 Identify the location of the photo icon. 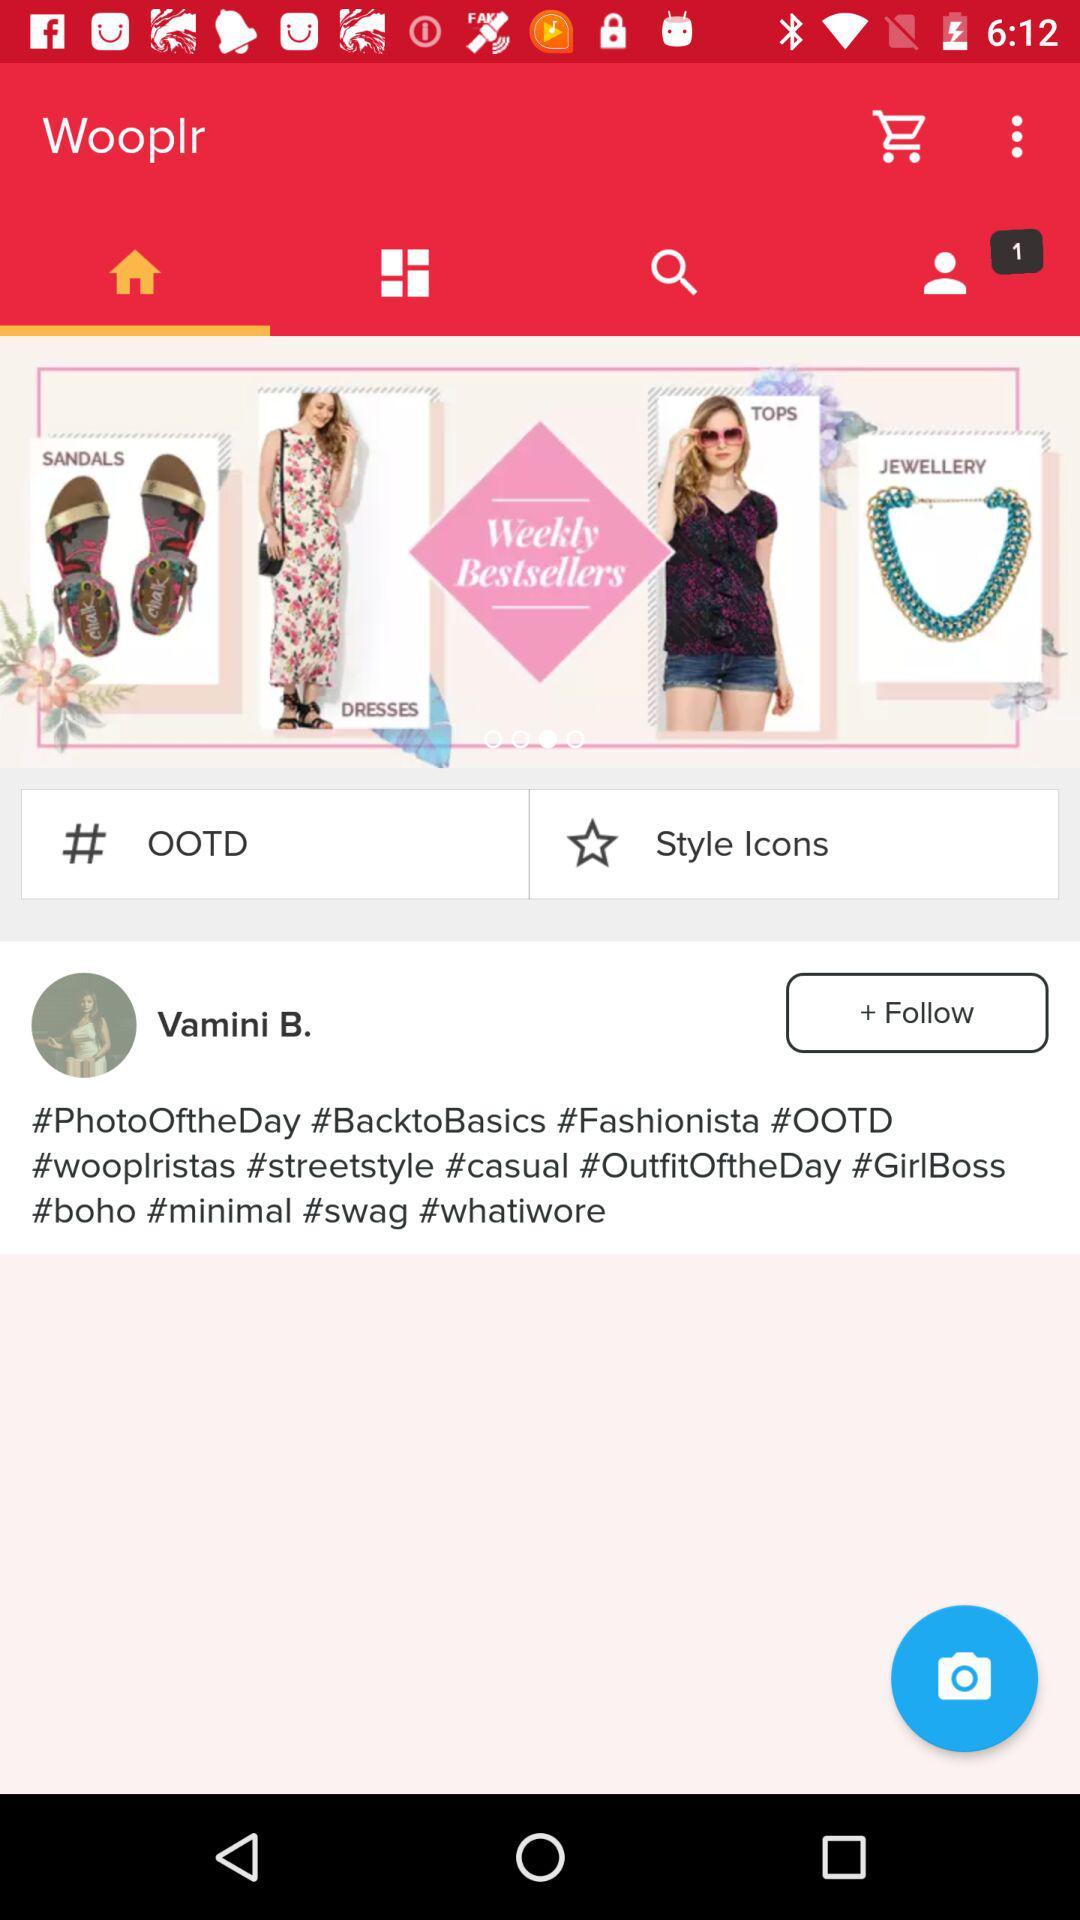
(963, 1678).